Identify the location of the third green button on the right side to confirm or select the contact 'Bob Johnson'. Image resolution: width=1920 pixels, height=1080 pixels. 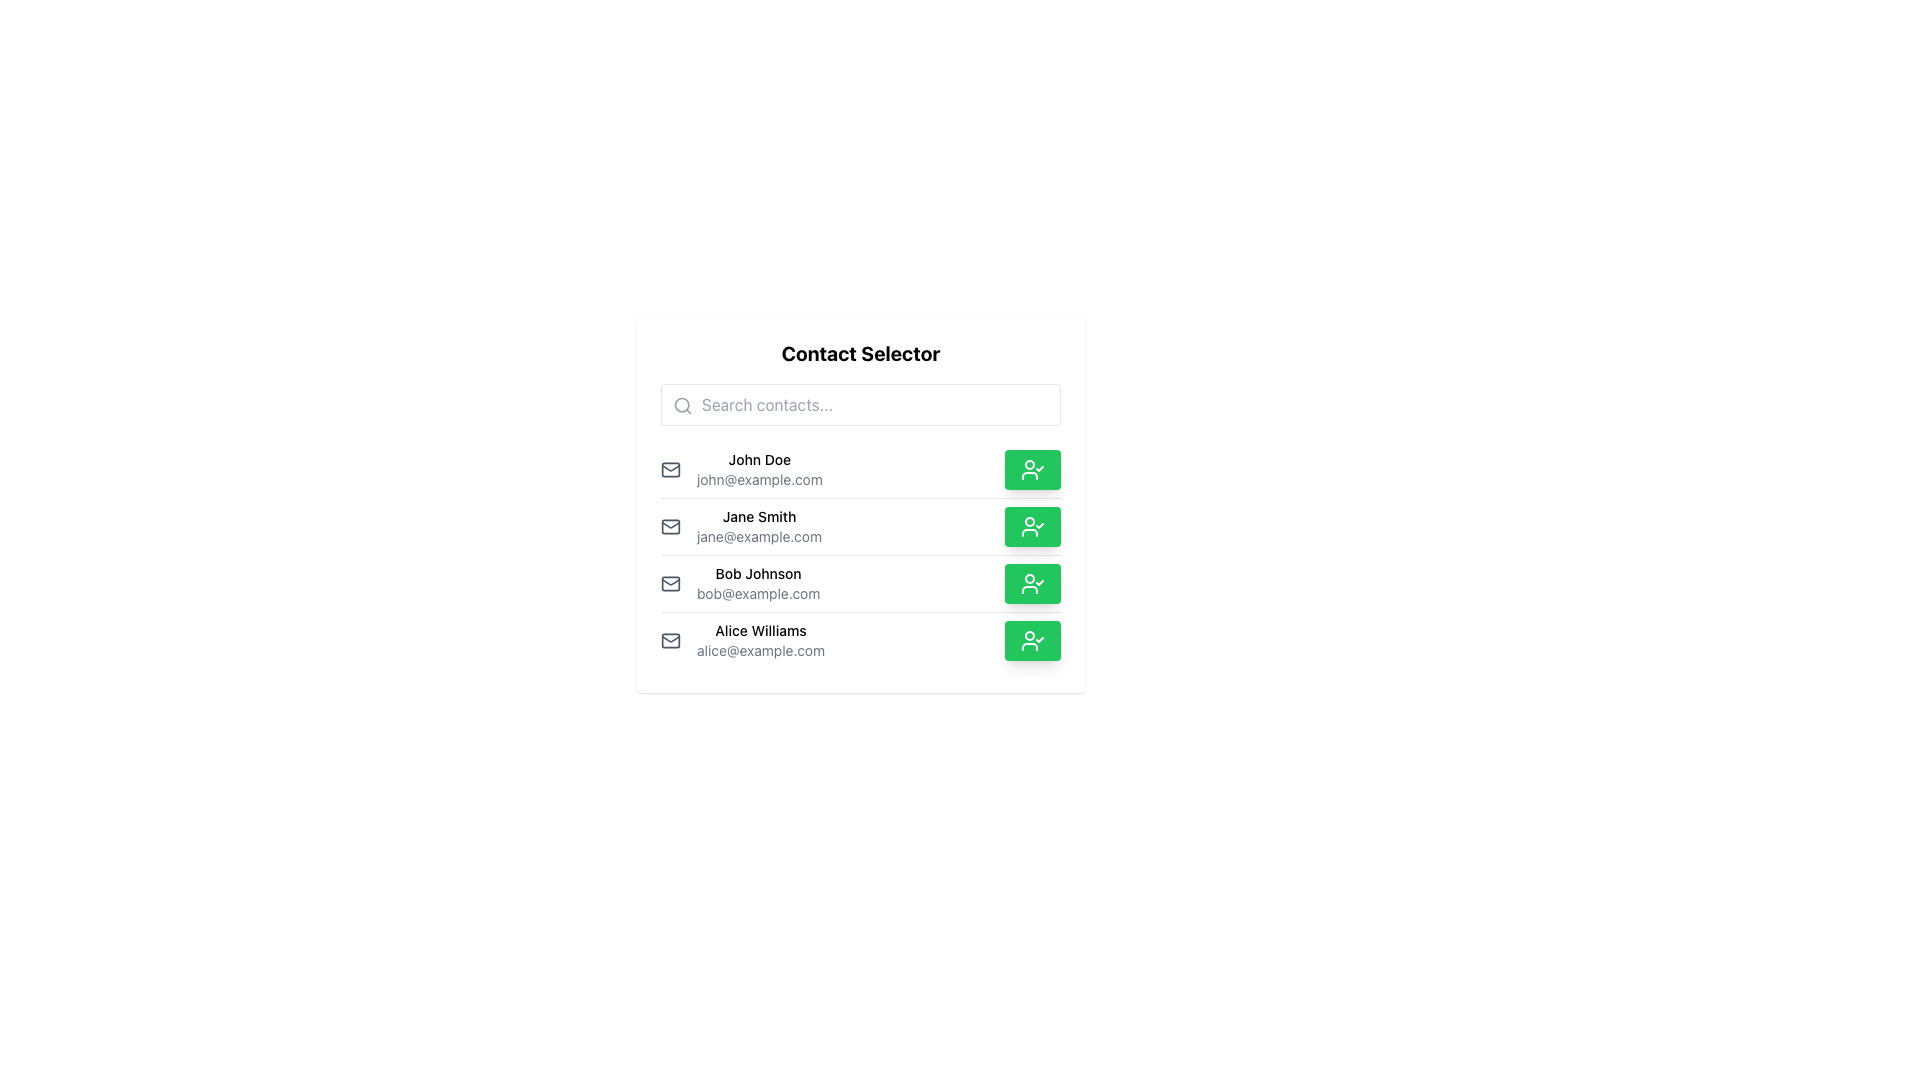
(1032, 583).